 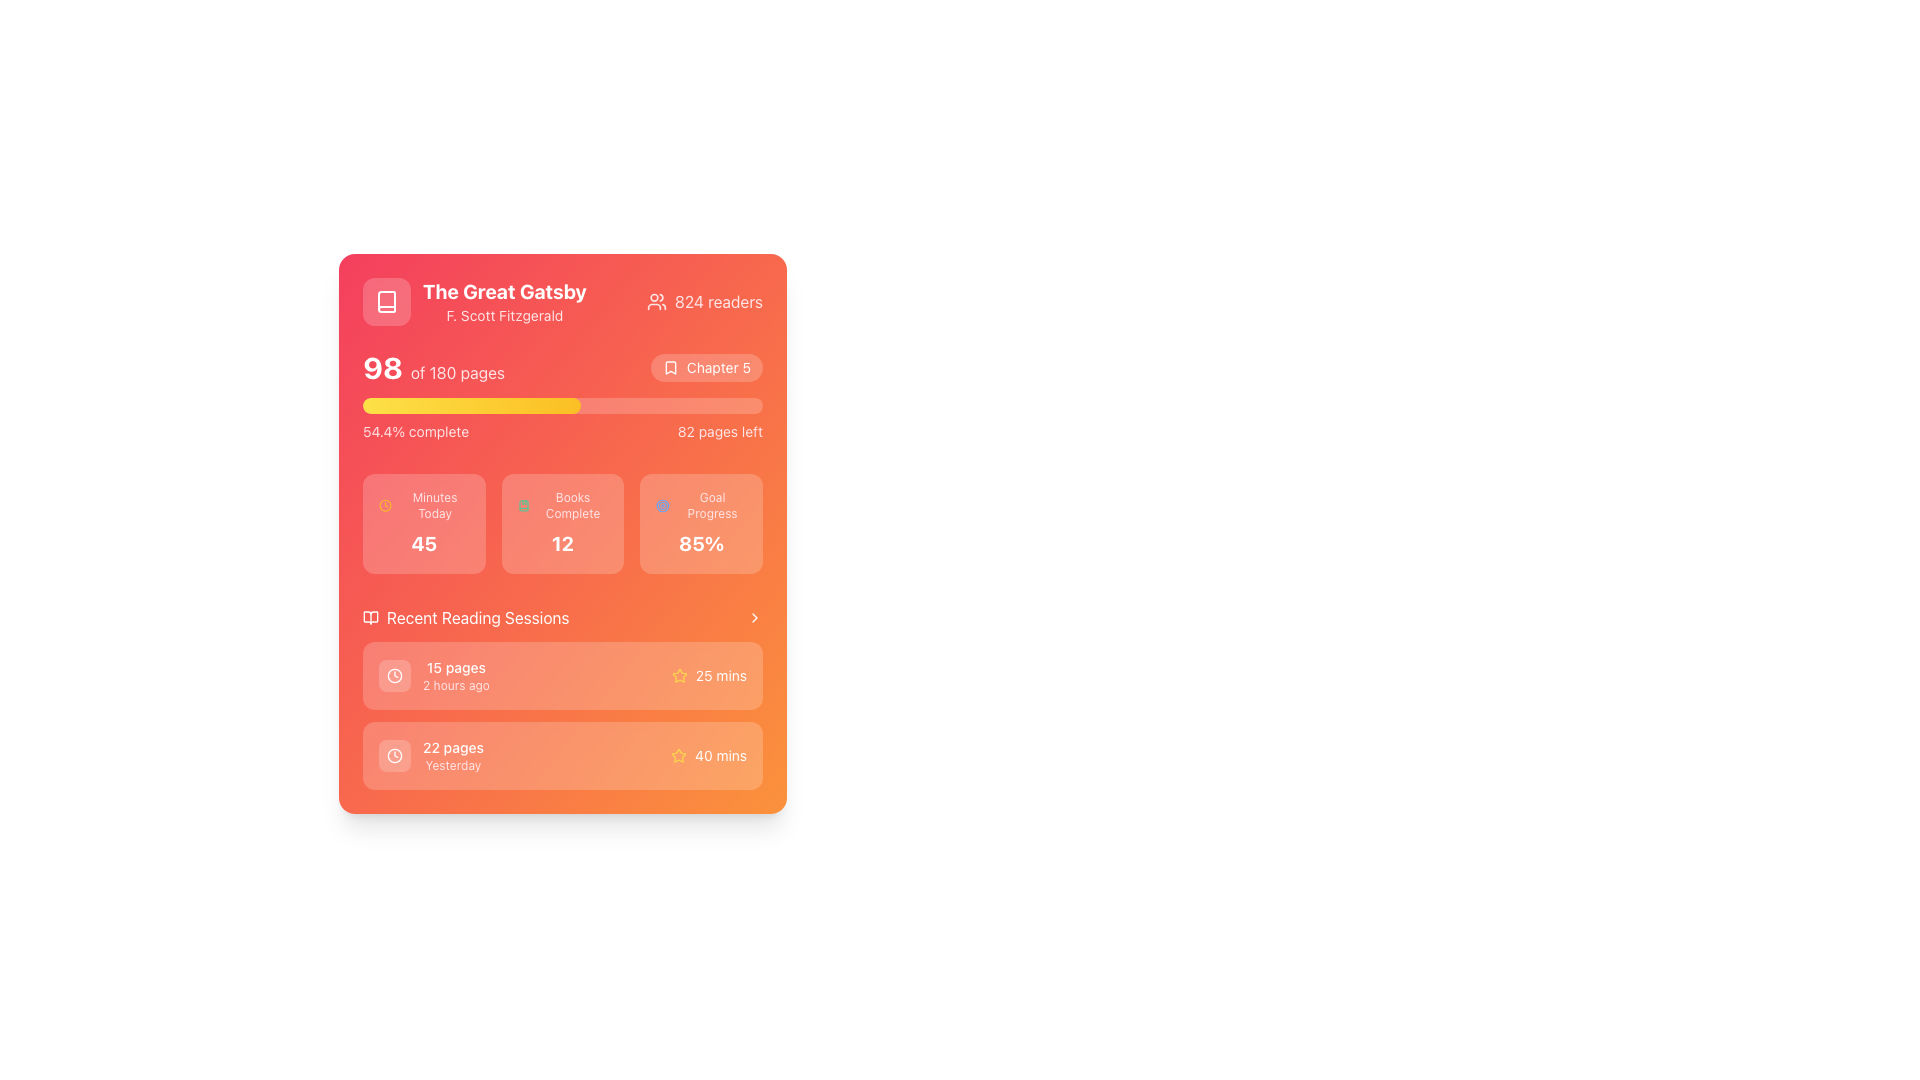 I want to click on the informational panel that provides an overview of the book, including its title, author, and the number of readers, so click(x=561, y=301).